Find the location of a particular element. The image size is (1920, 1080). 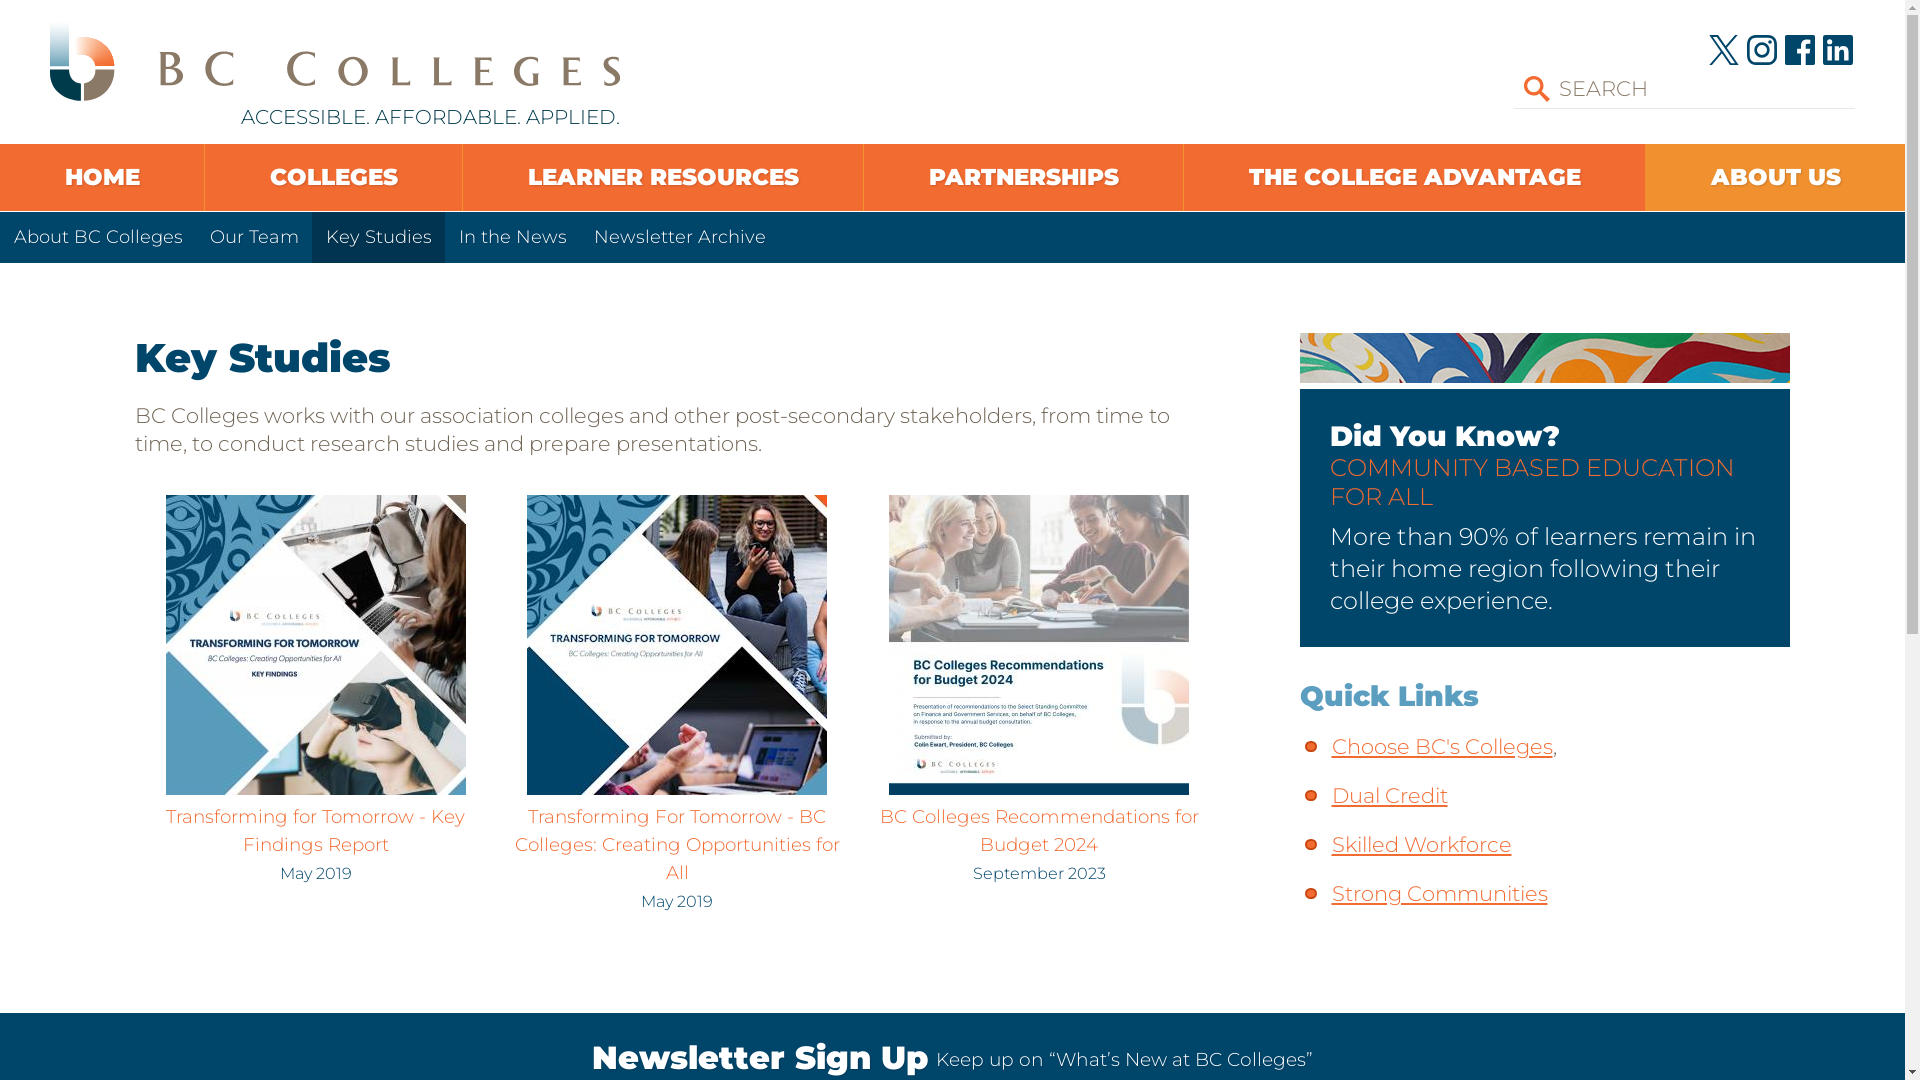

'About BC Colleges' is located at coordinates (0, 236).